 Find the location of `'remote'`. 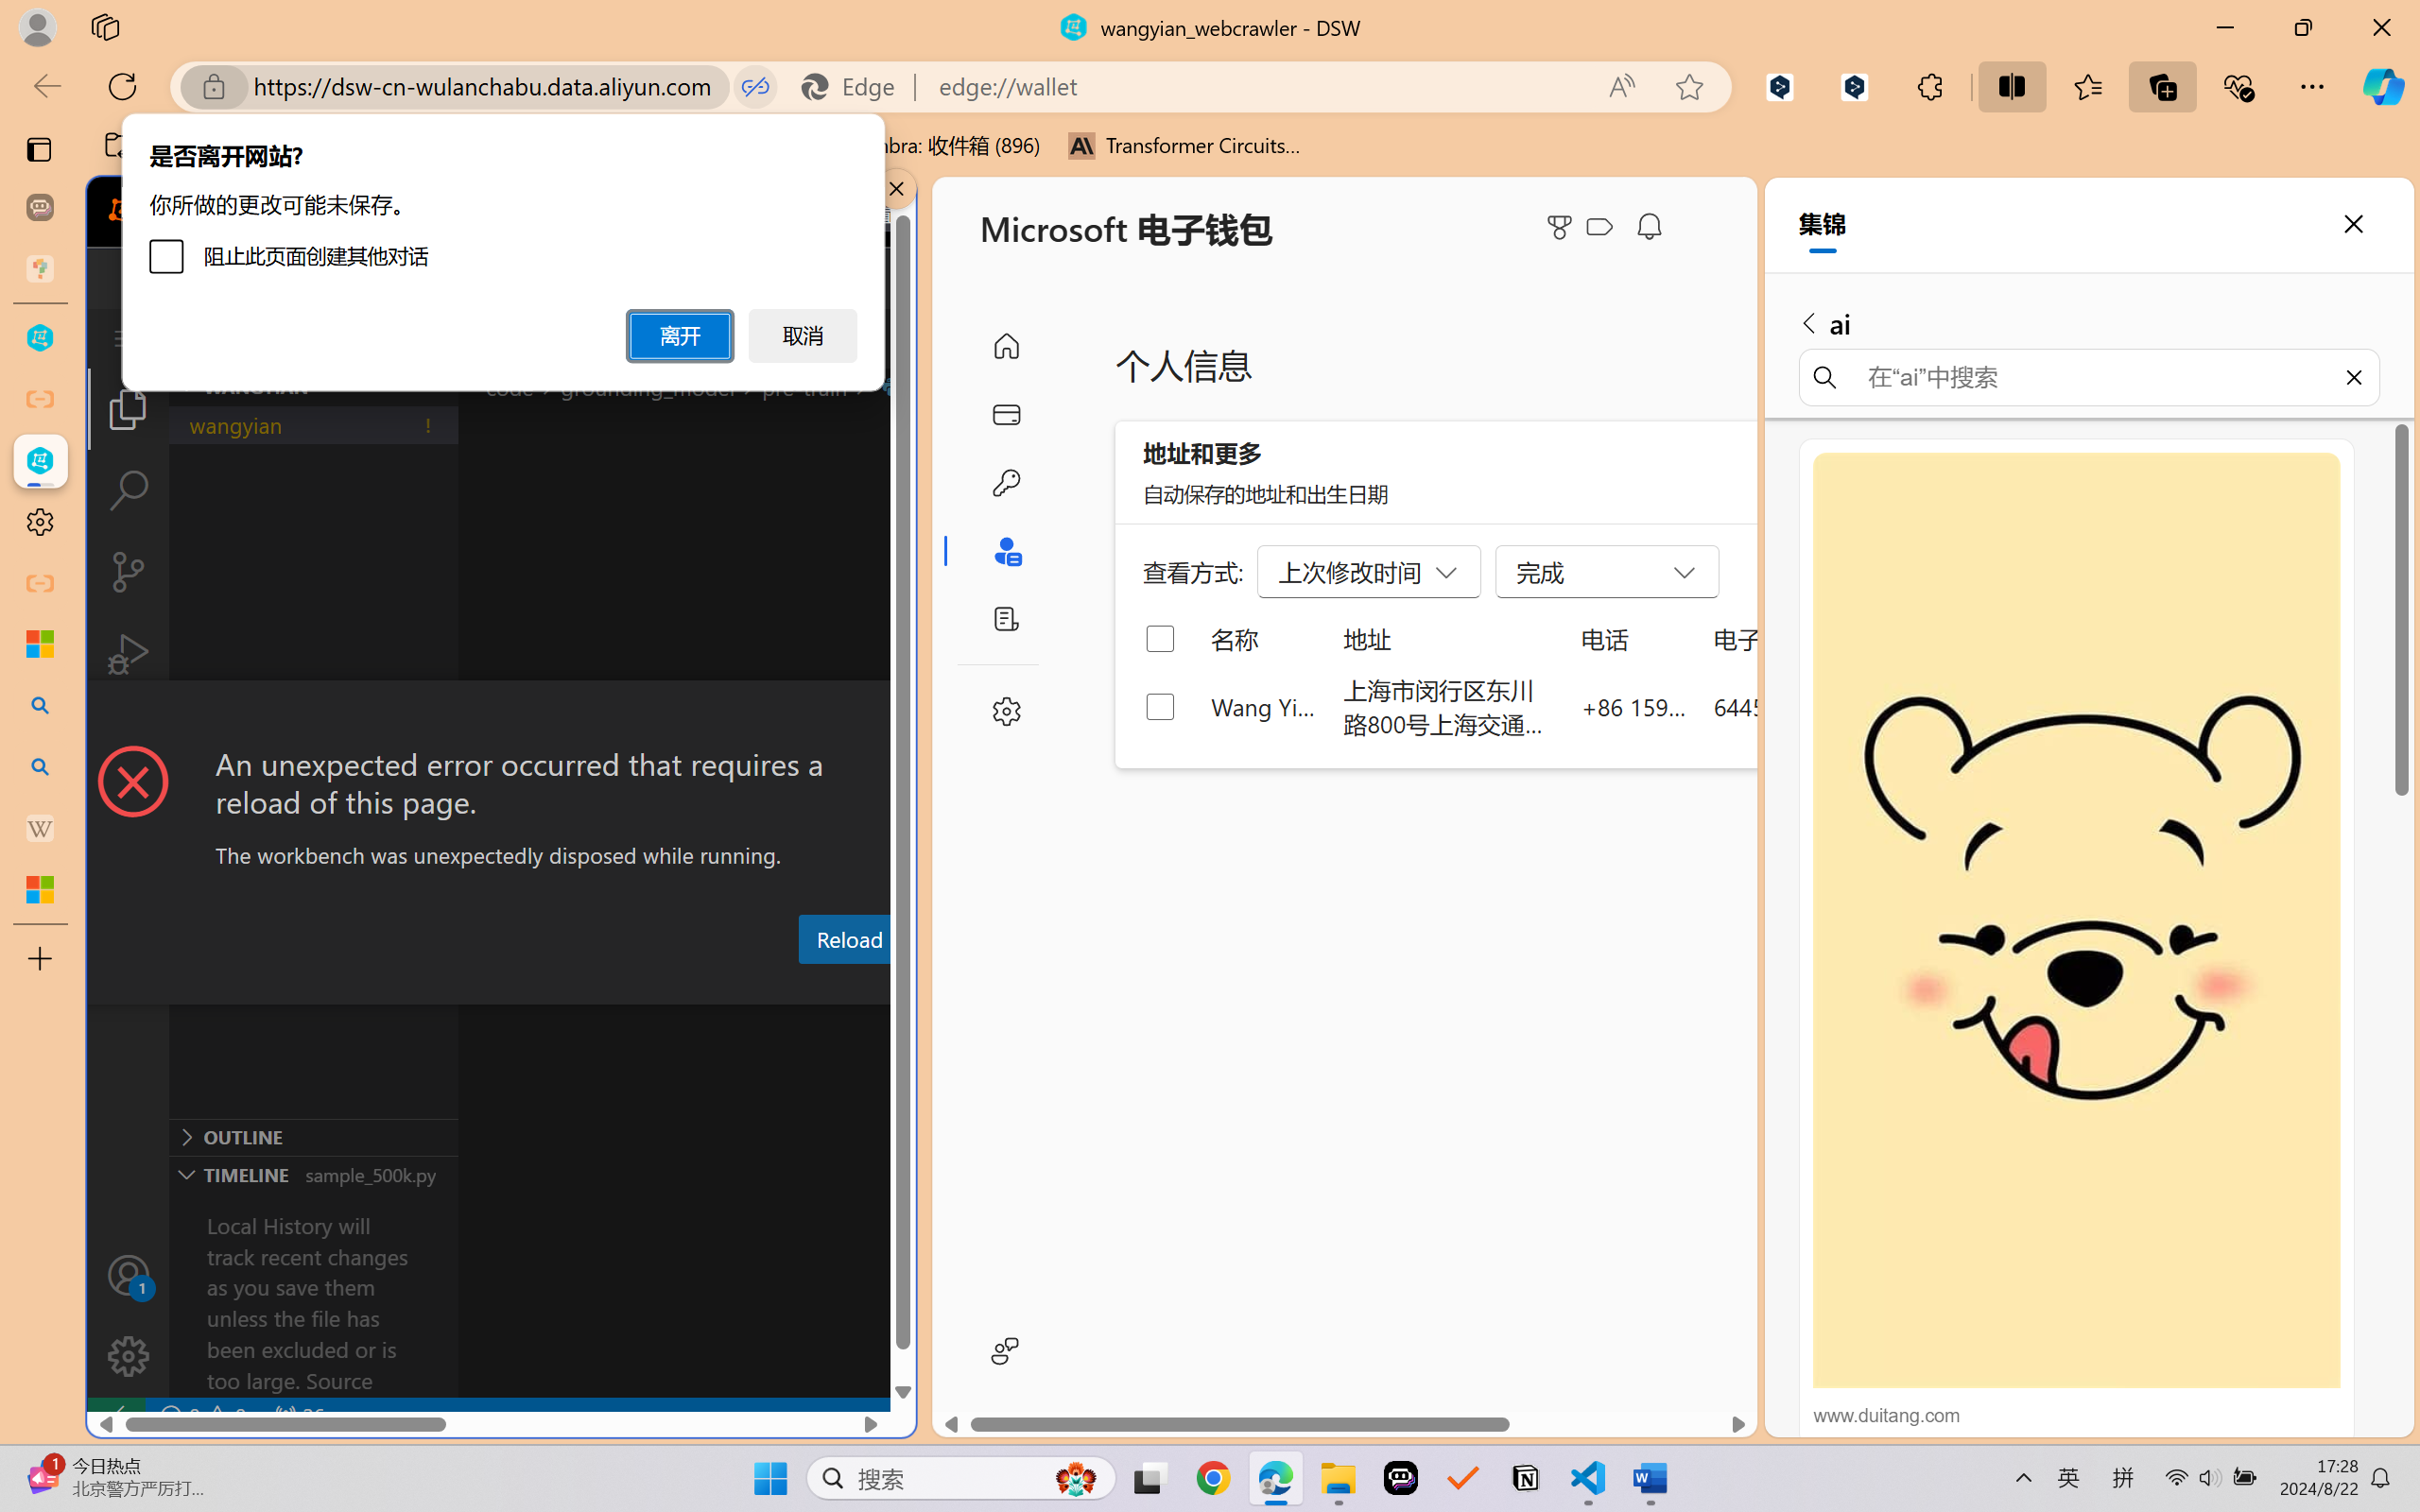

'remote' is located at coordinates (114, 1415).